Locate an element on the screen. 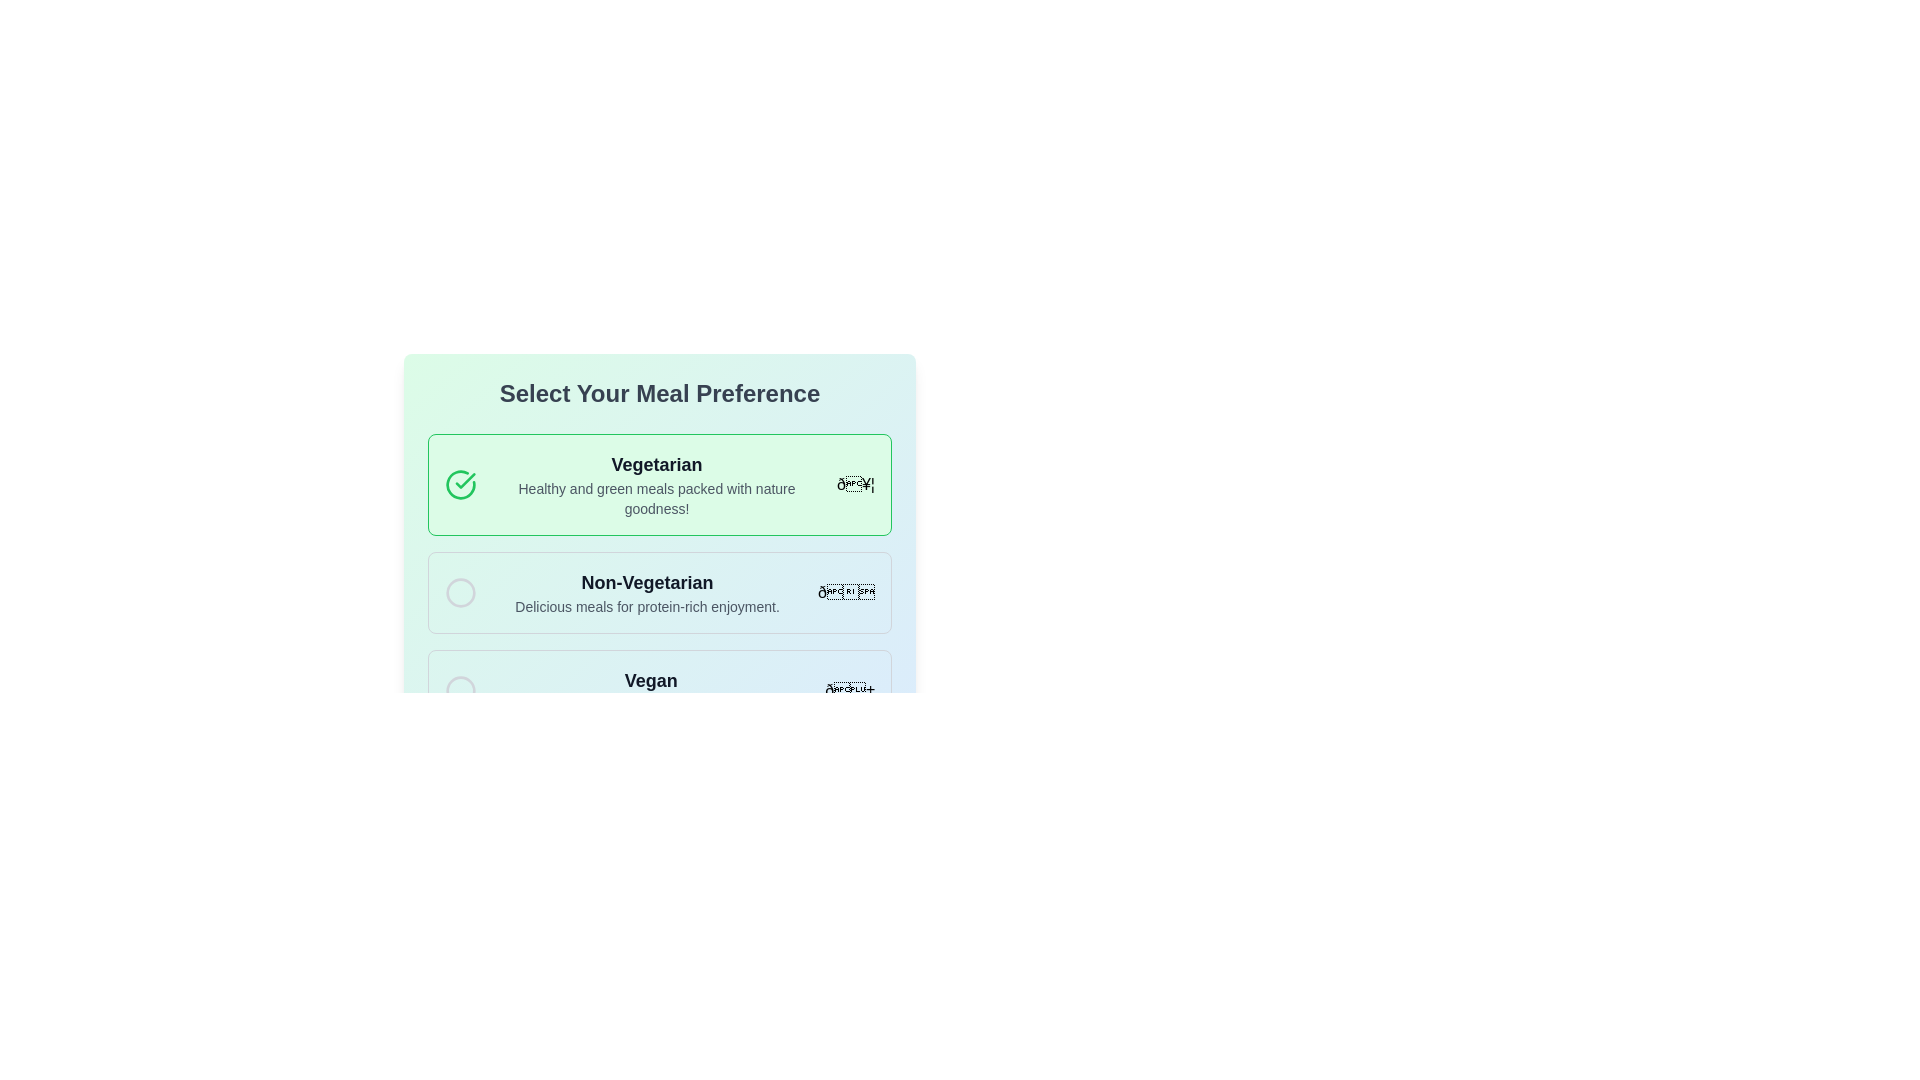 This screenshot has width=1920, height=1080. text block that describes the 'Non-Vegetarian' meal preference, which contains the lines 'Non-Vegetarian' and 'Delicious meals for protein-rich enjoyment.' is located at coordinates (647, 592).